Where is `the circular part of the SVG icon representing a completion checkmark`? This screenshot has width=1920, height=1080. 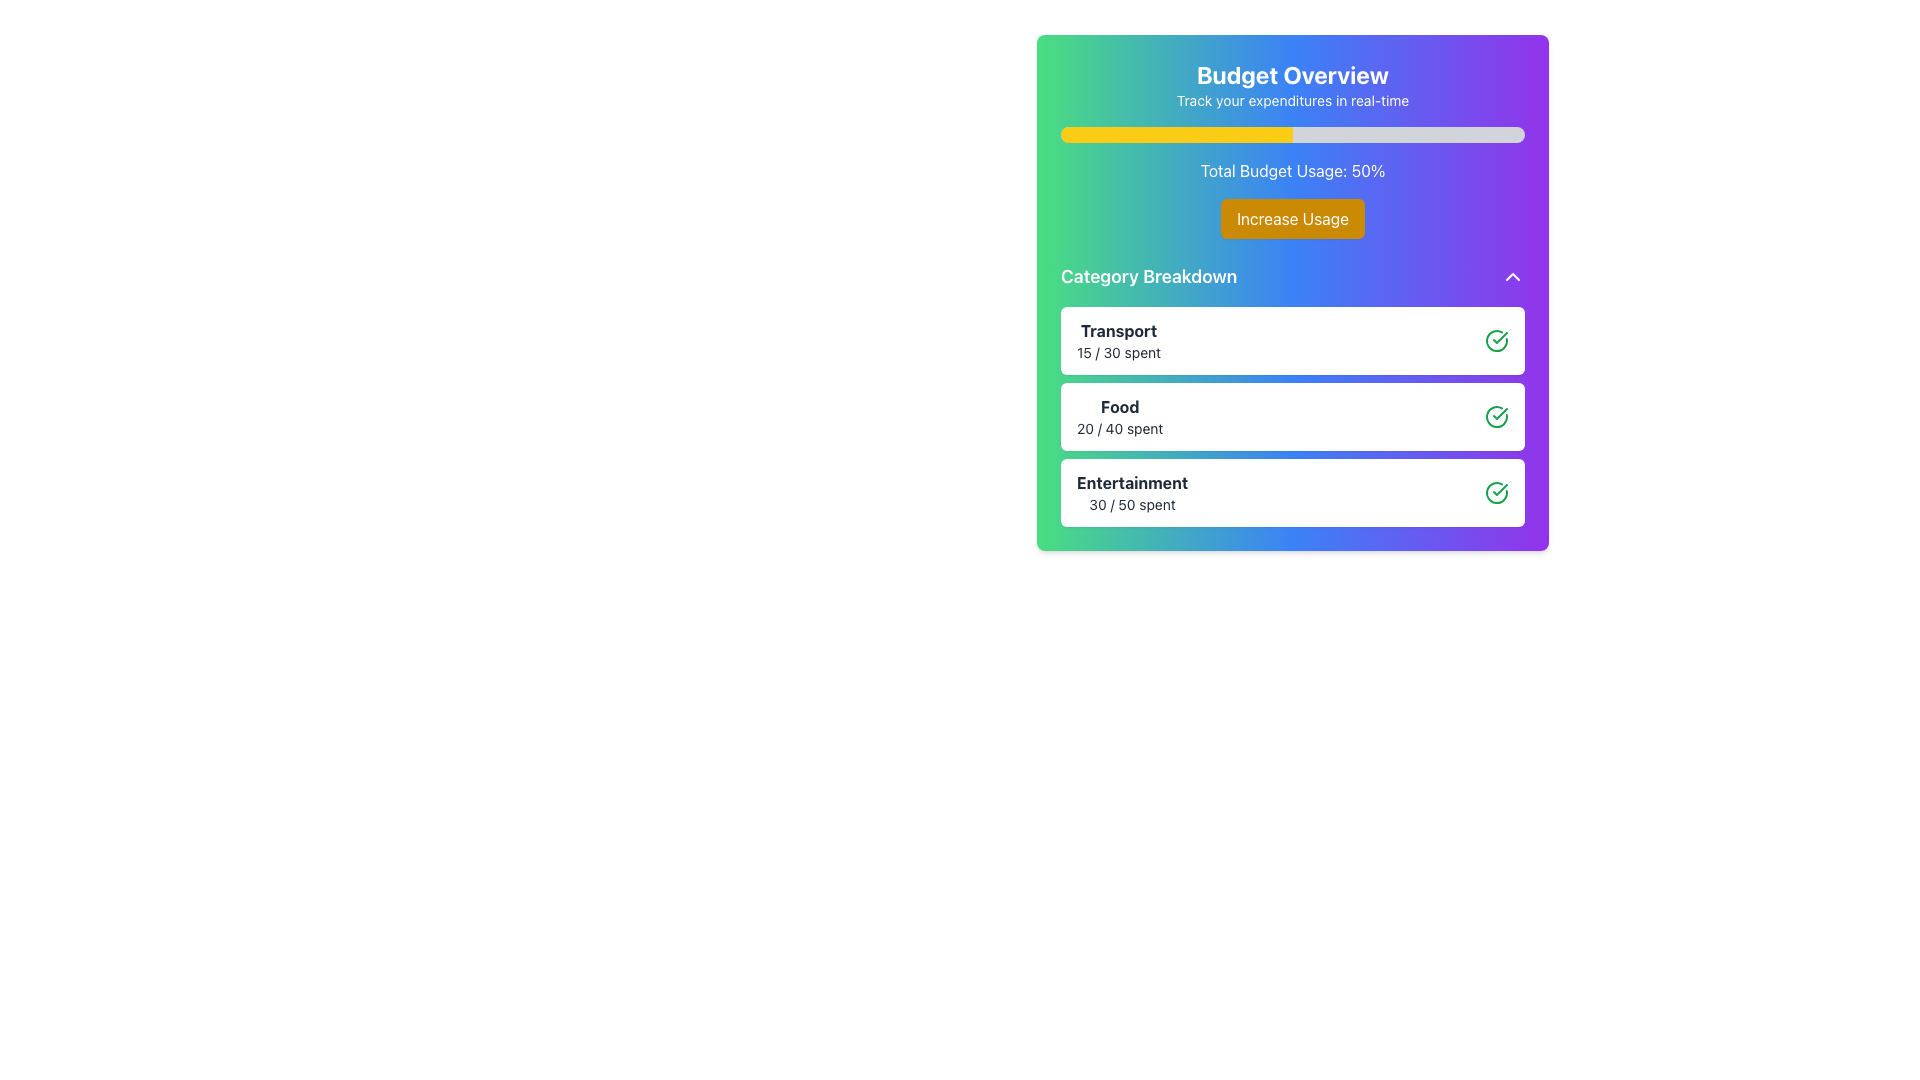 the circular part of the SVG icon representing a completion checkmark is located at coordinates (1497, 415).